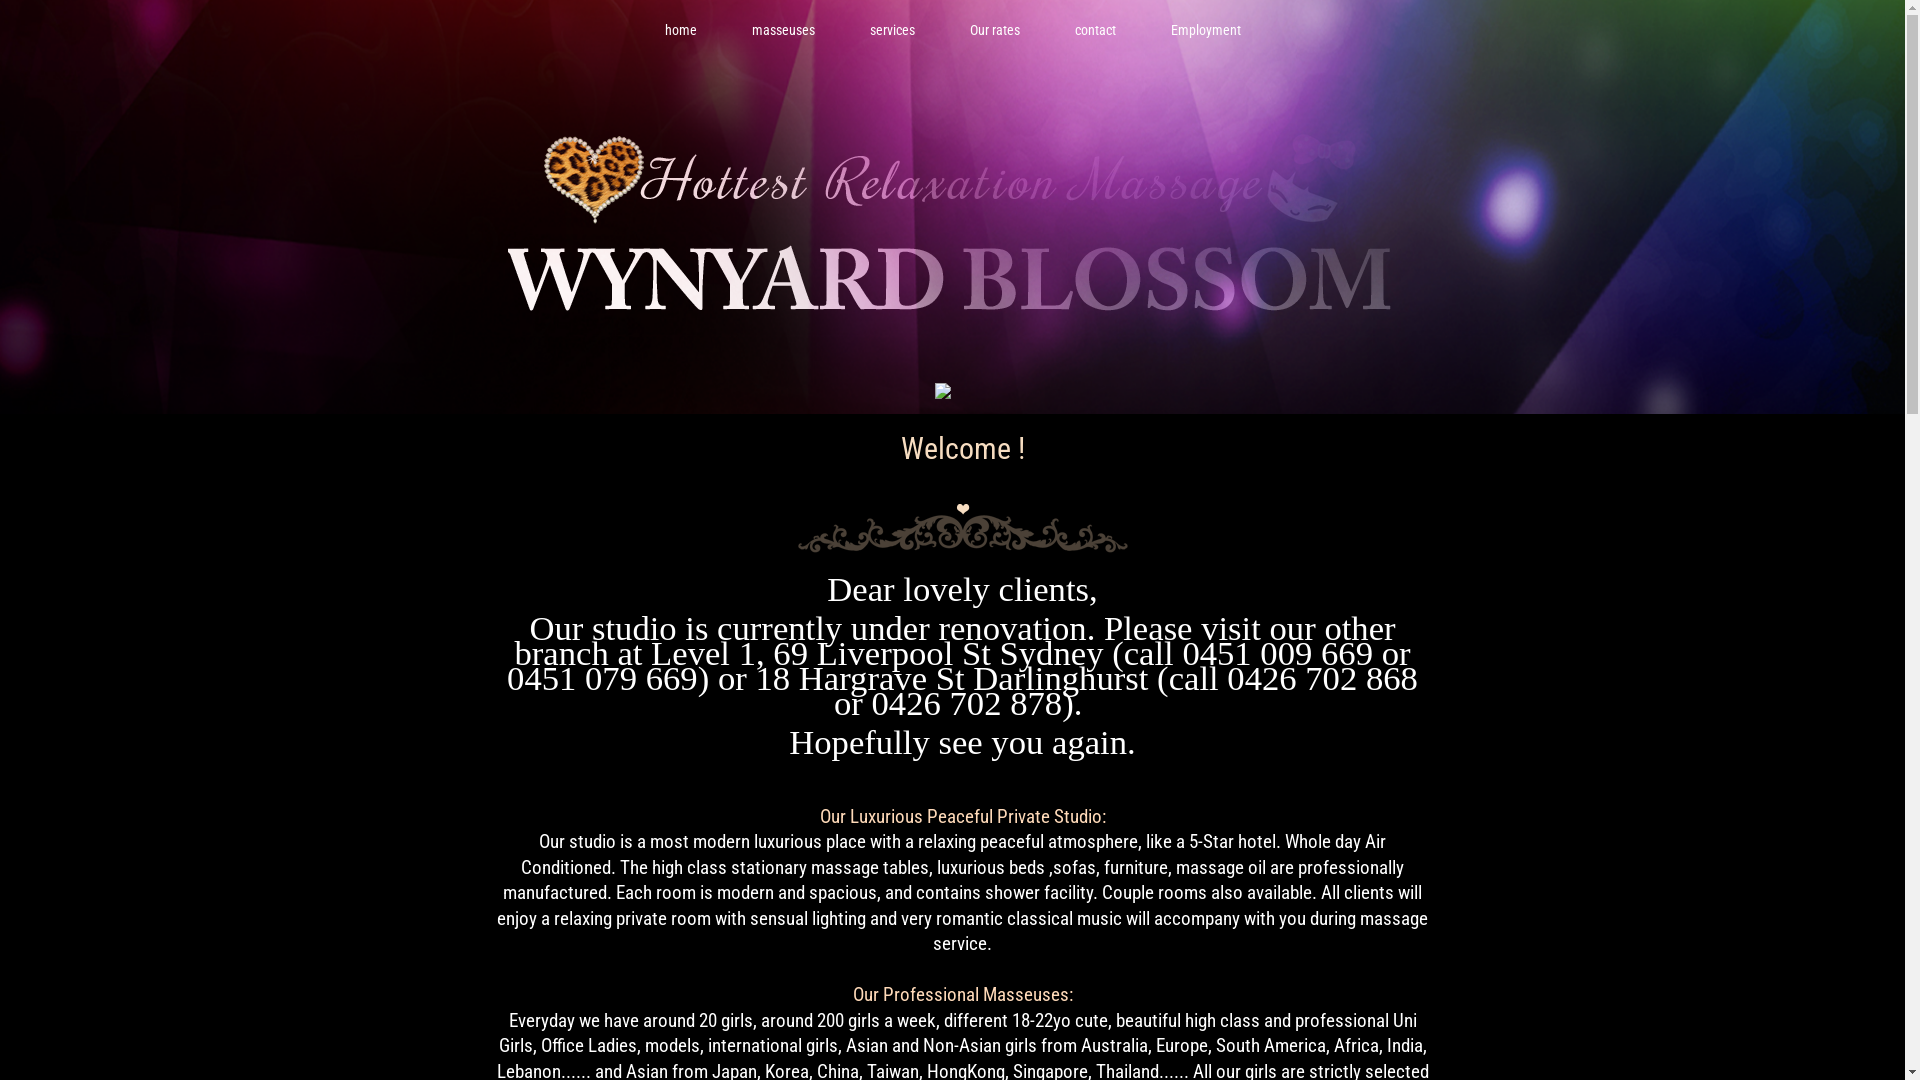  Describe the element at coordinates (1093, 30) in the screenshot. I see `'contact'` at that location.